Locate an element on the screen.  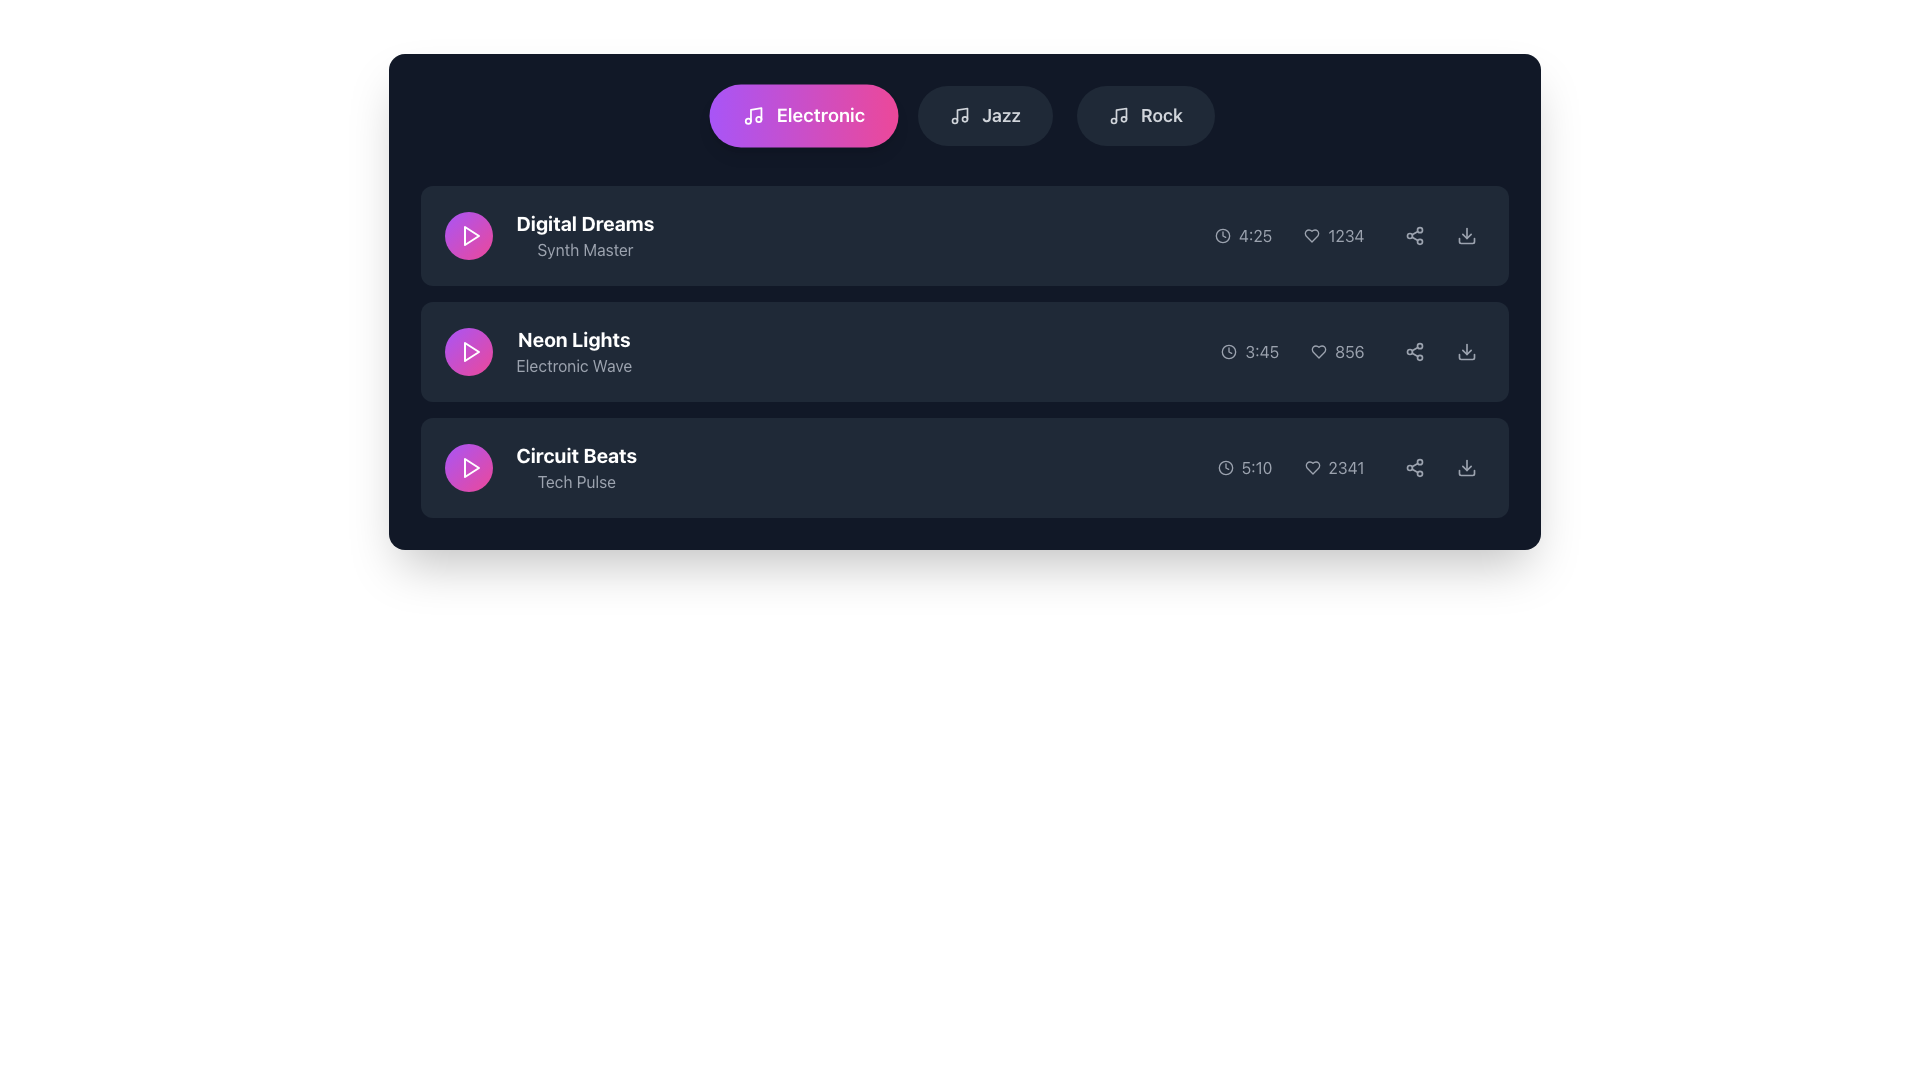
the heart-shaped icon in the third row is located at coordinates (1312, 467).